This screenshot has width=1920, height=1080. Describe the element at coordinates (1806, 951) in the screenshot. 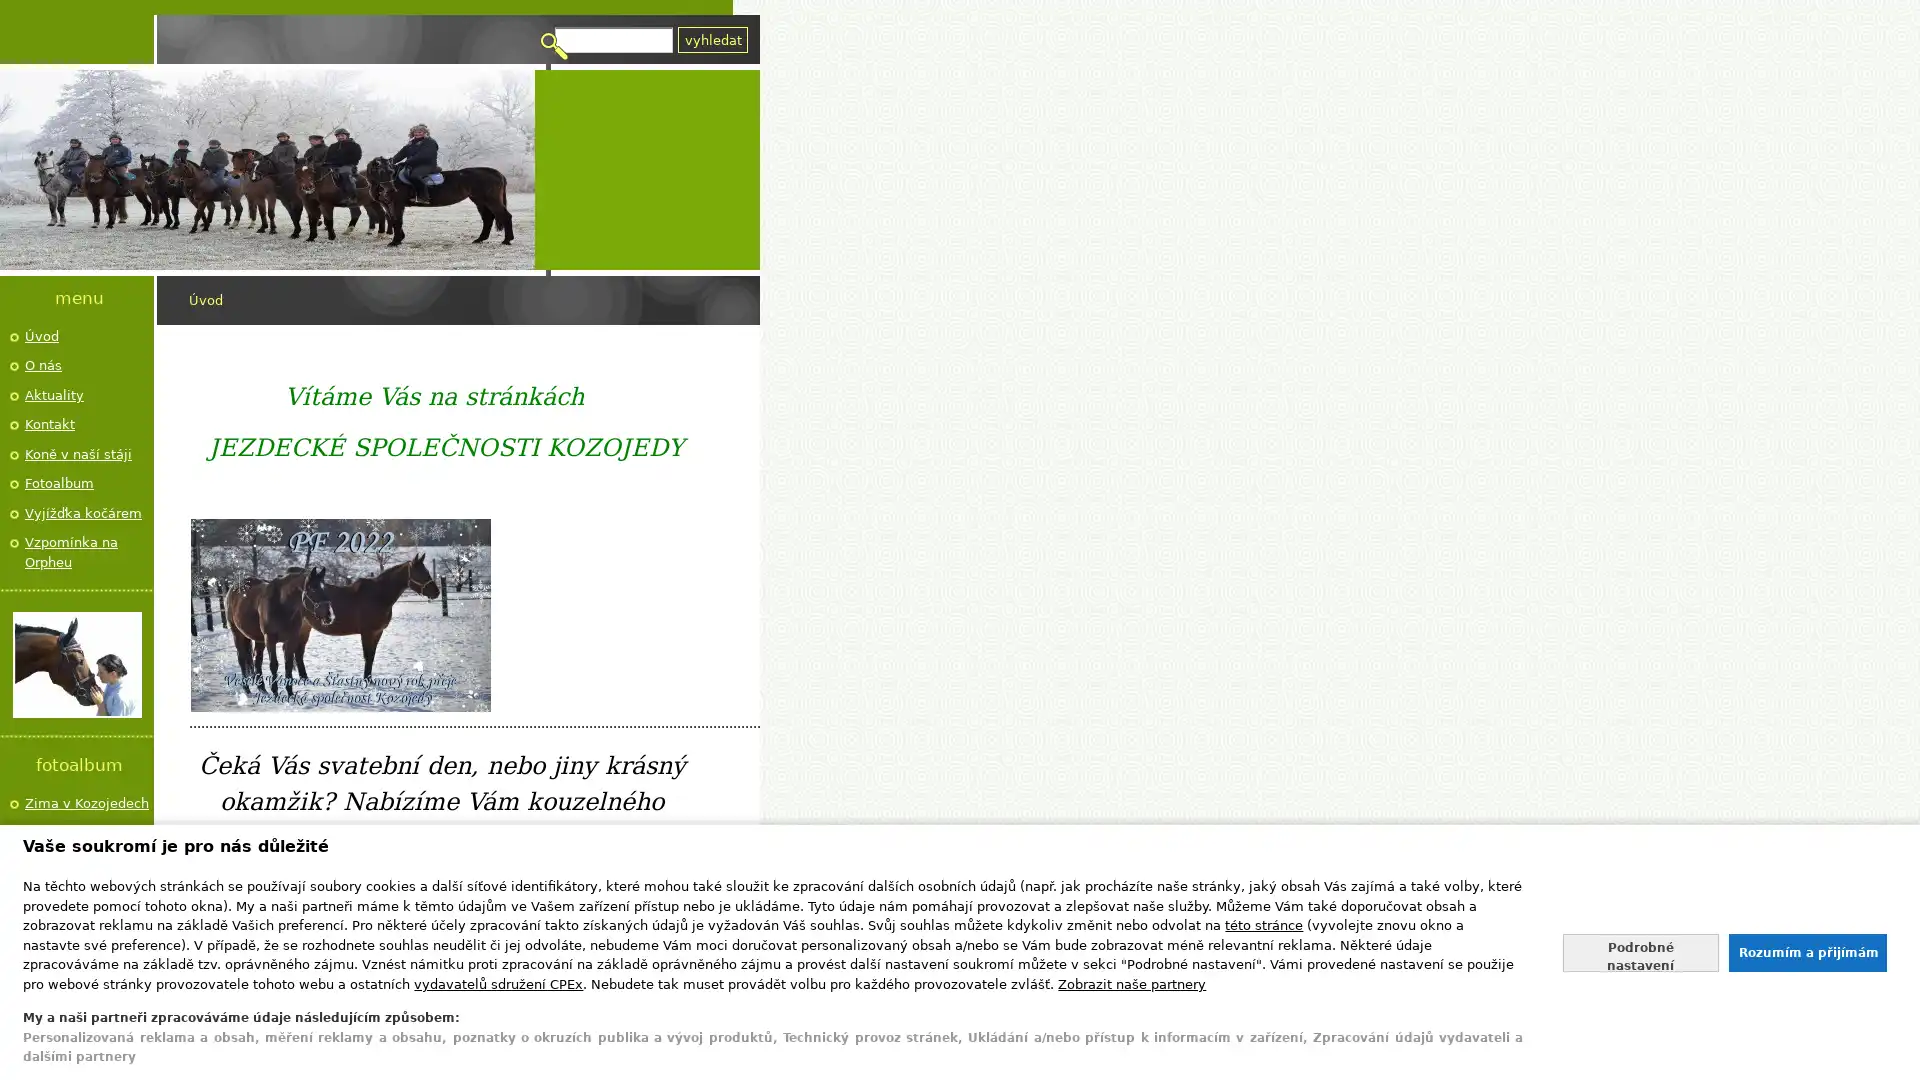

I see `Souhlasit s nasim zpracovanim udaju a zavrit` at that location.